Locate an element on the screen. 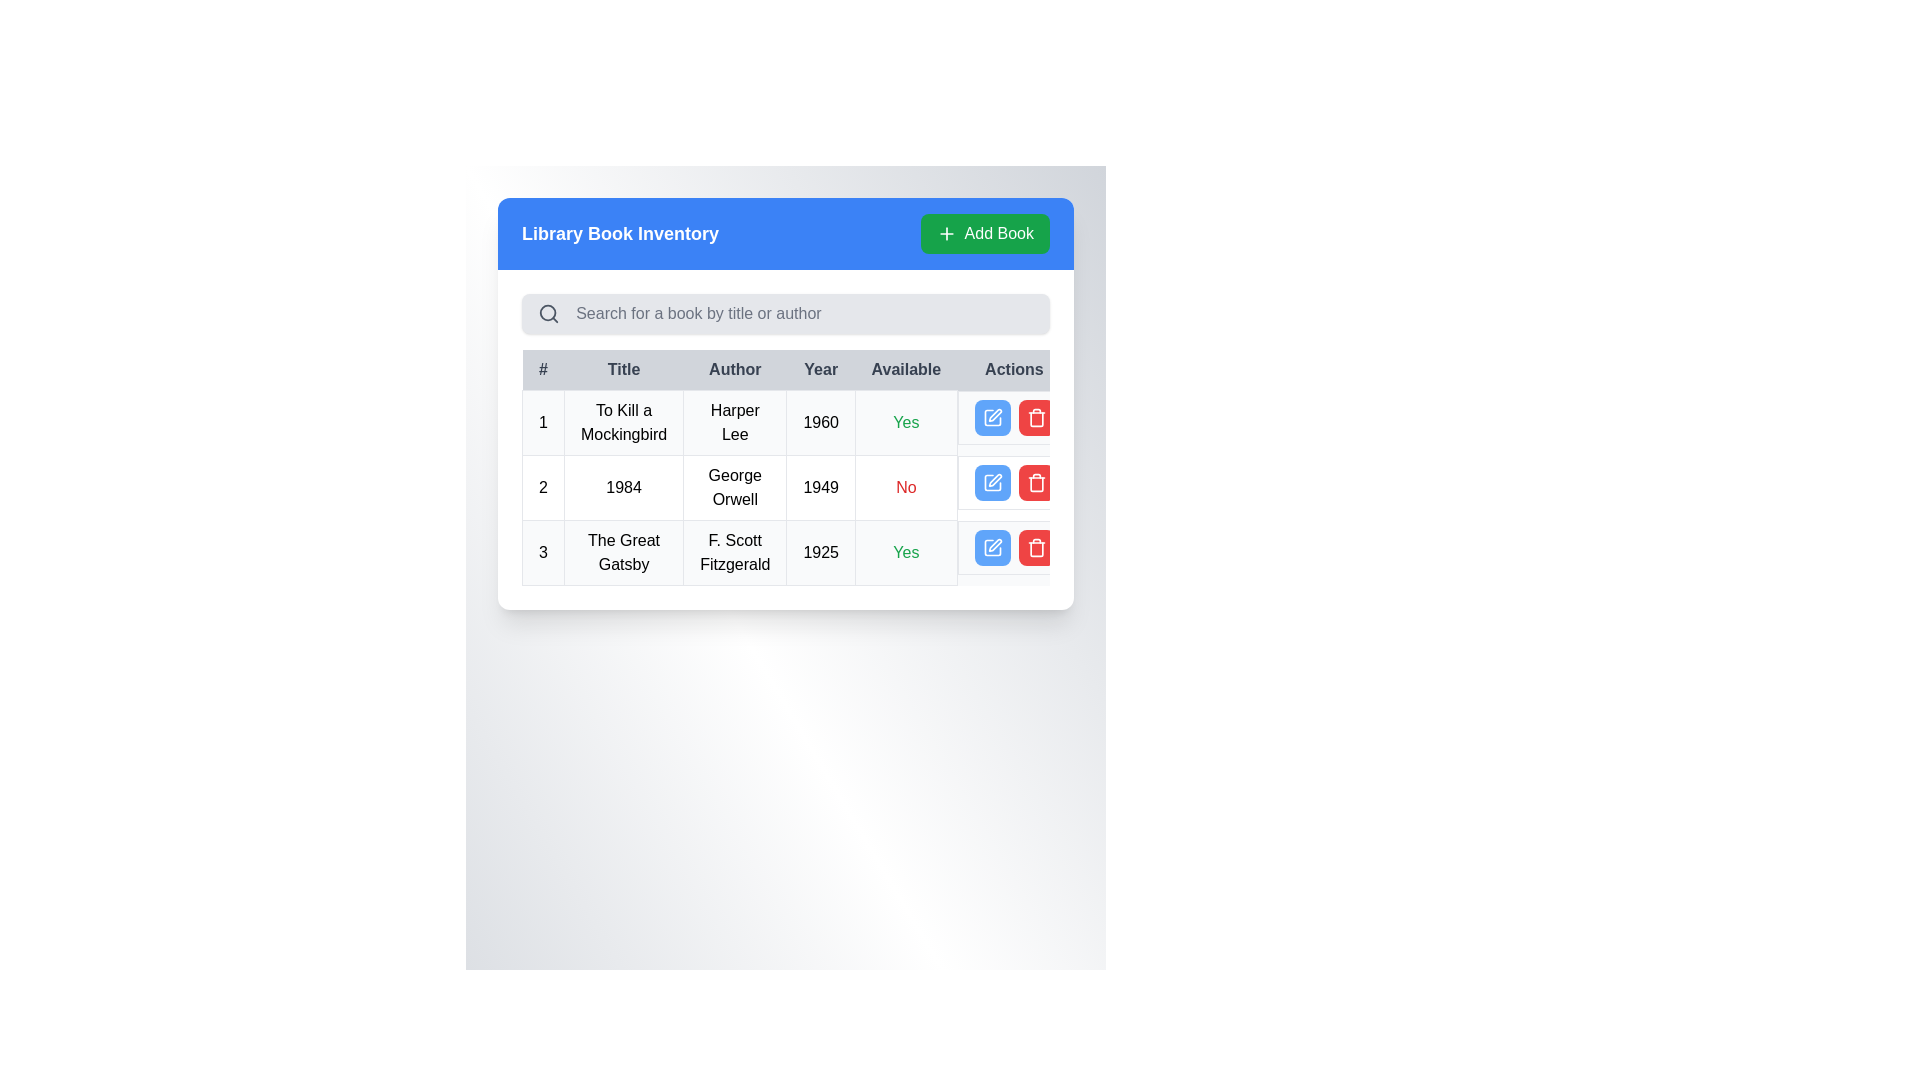  information displayed in the Text display cell showing the title of the book 'The Great Gatsby', located in the second cell of the third row under the 'Title' column is located at coordinates (623, 552).